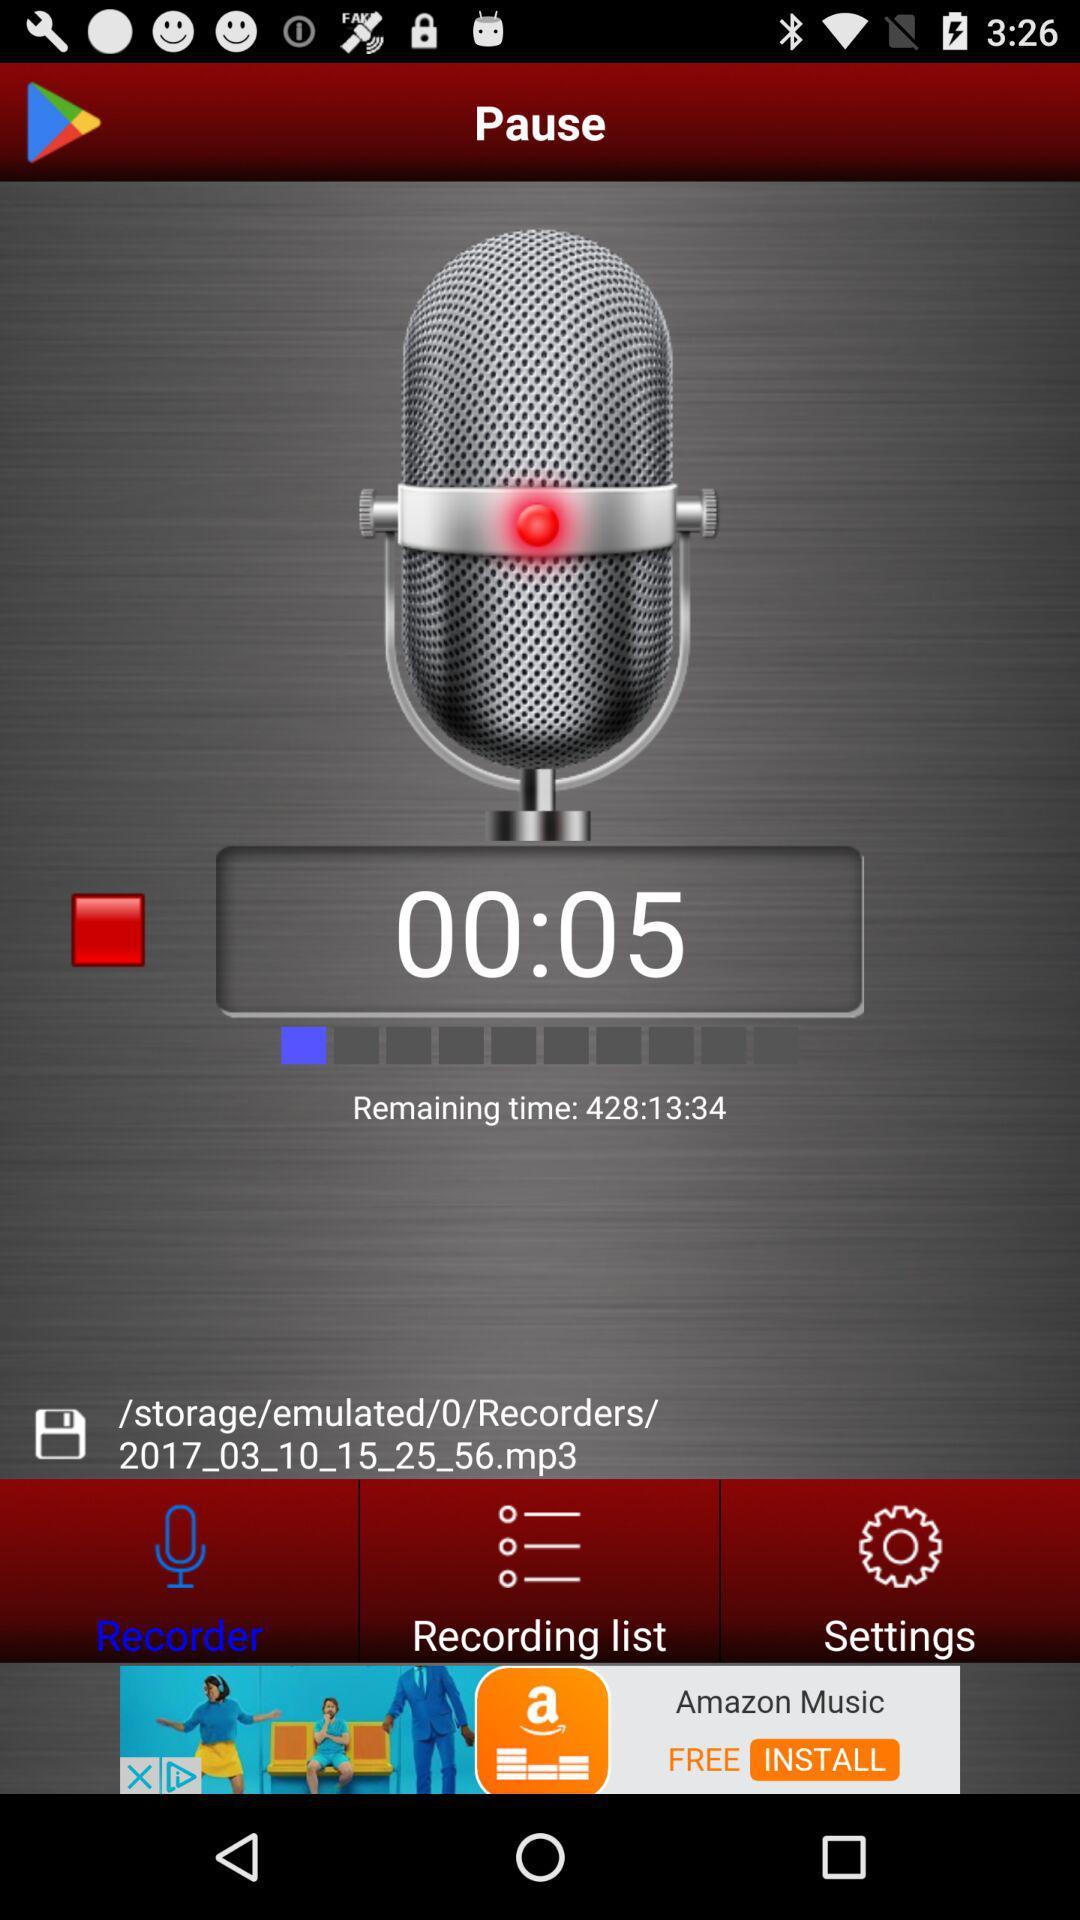  What do you see at coordinates (540, 1727) in the screenshot?
I see `install amazon music app` at bounding box center [540, 1727].